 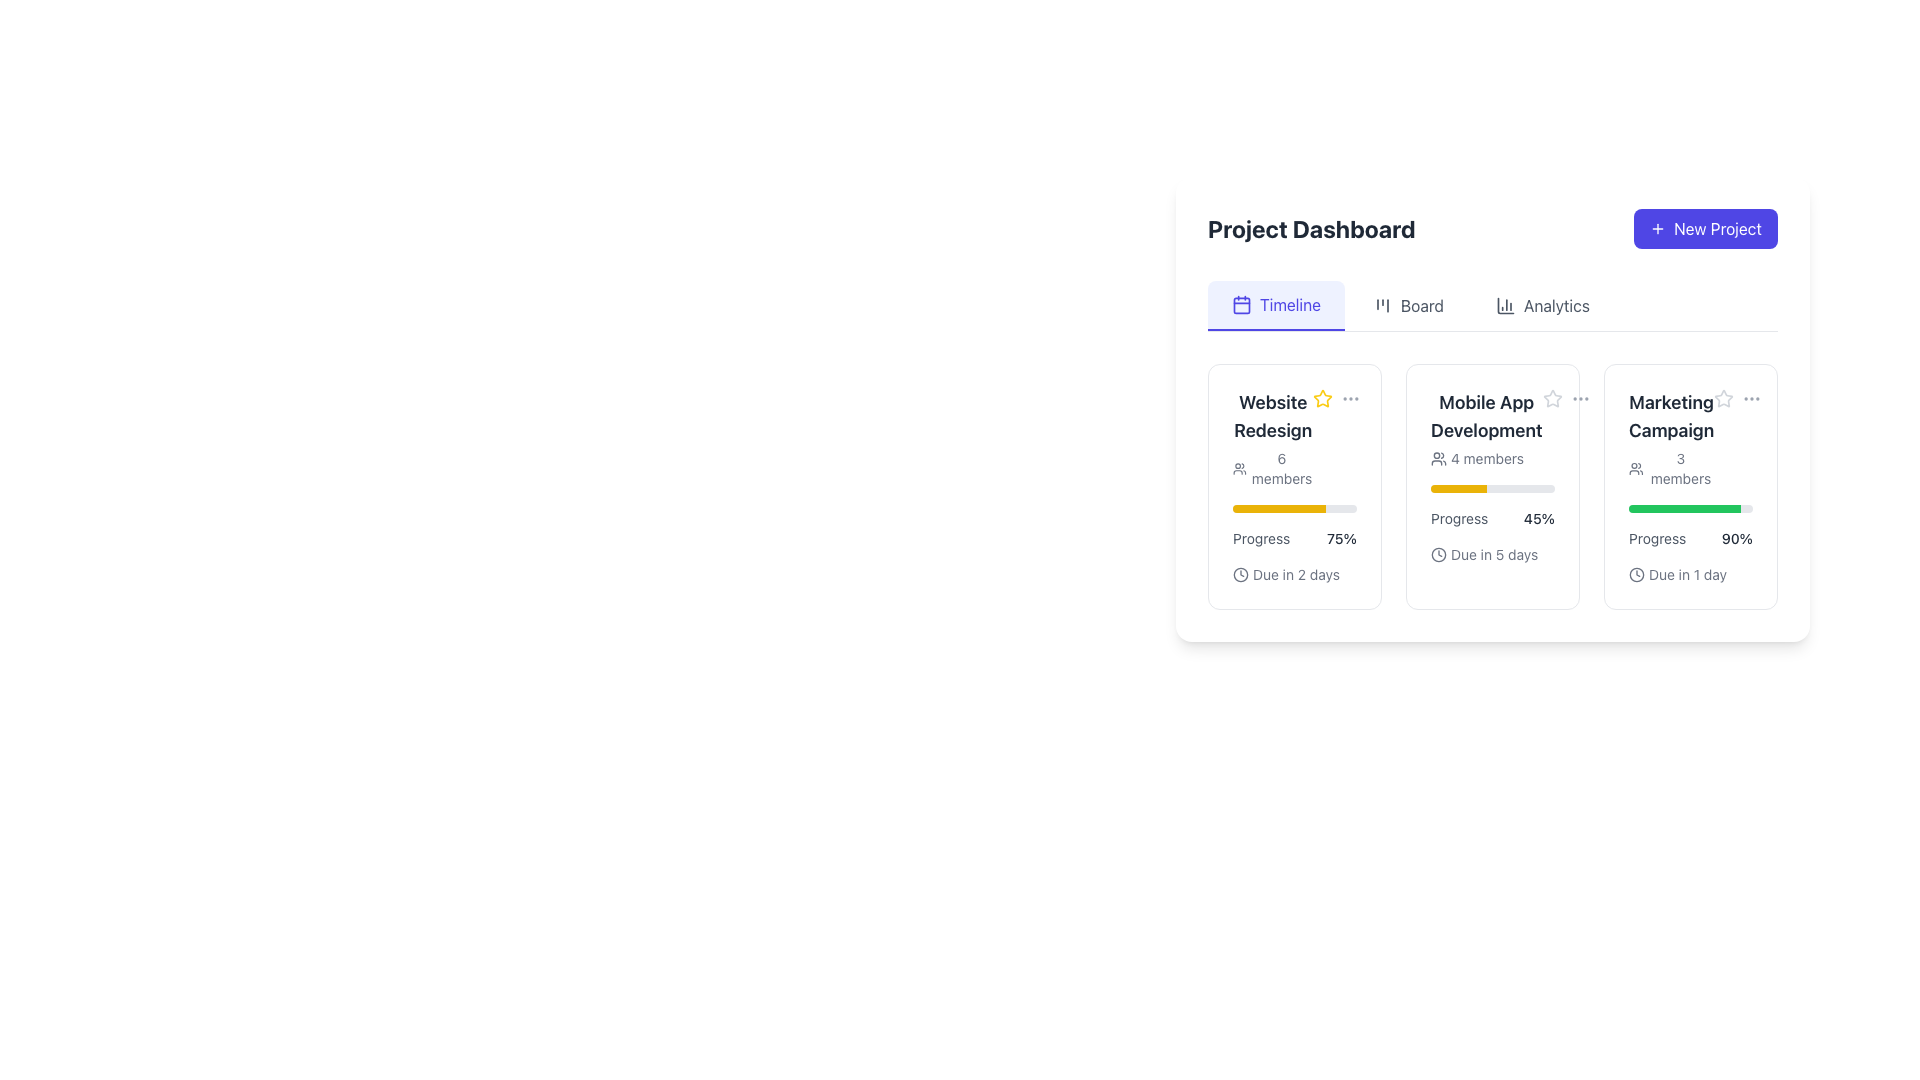 What do you see at coordinates (1295, 486) in the screenshot?
I see `the Information Card that summarizes the 'Website Redesign' project, located at the top-left corner of the grid layout` at bounding box center [1295, 486].